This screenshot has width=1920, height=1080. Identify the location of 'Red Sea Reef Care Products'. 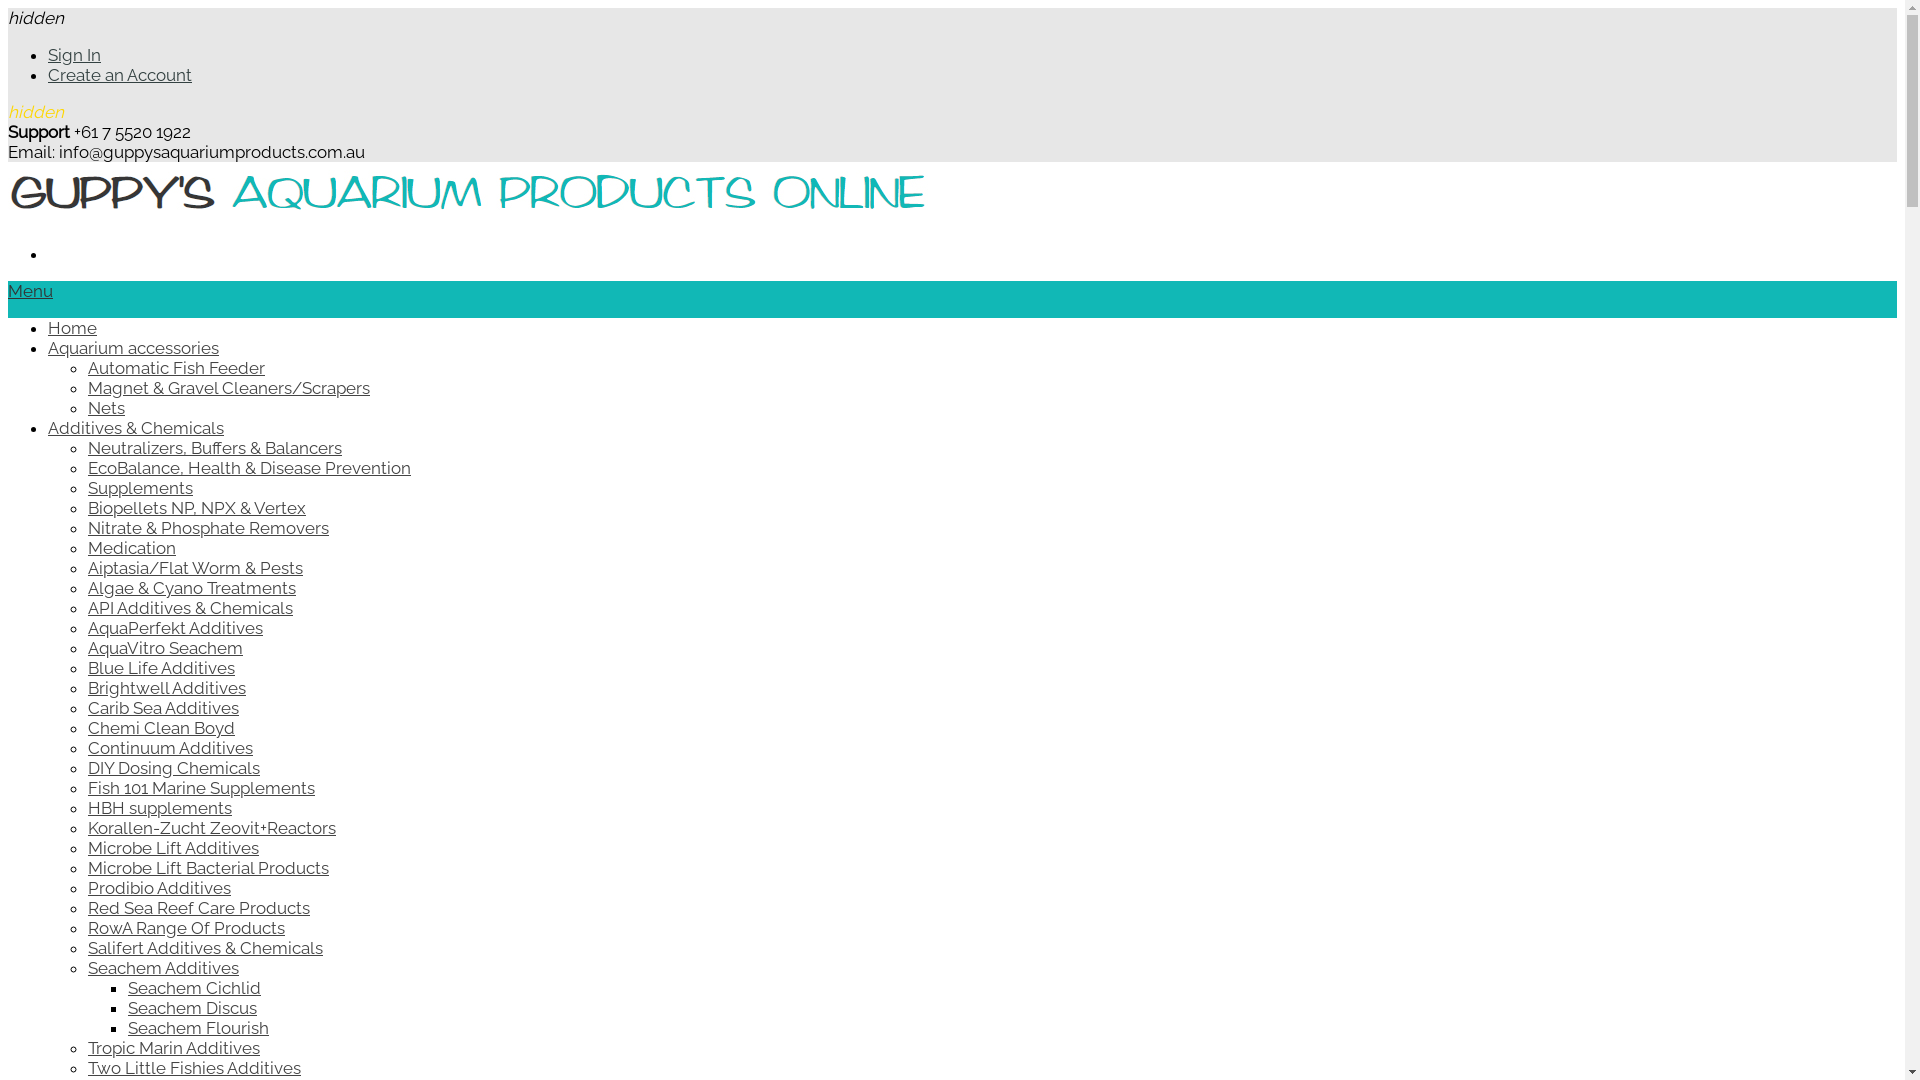
(198, 907).